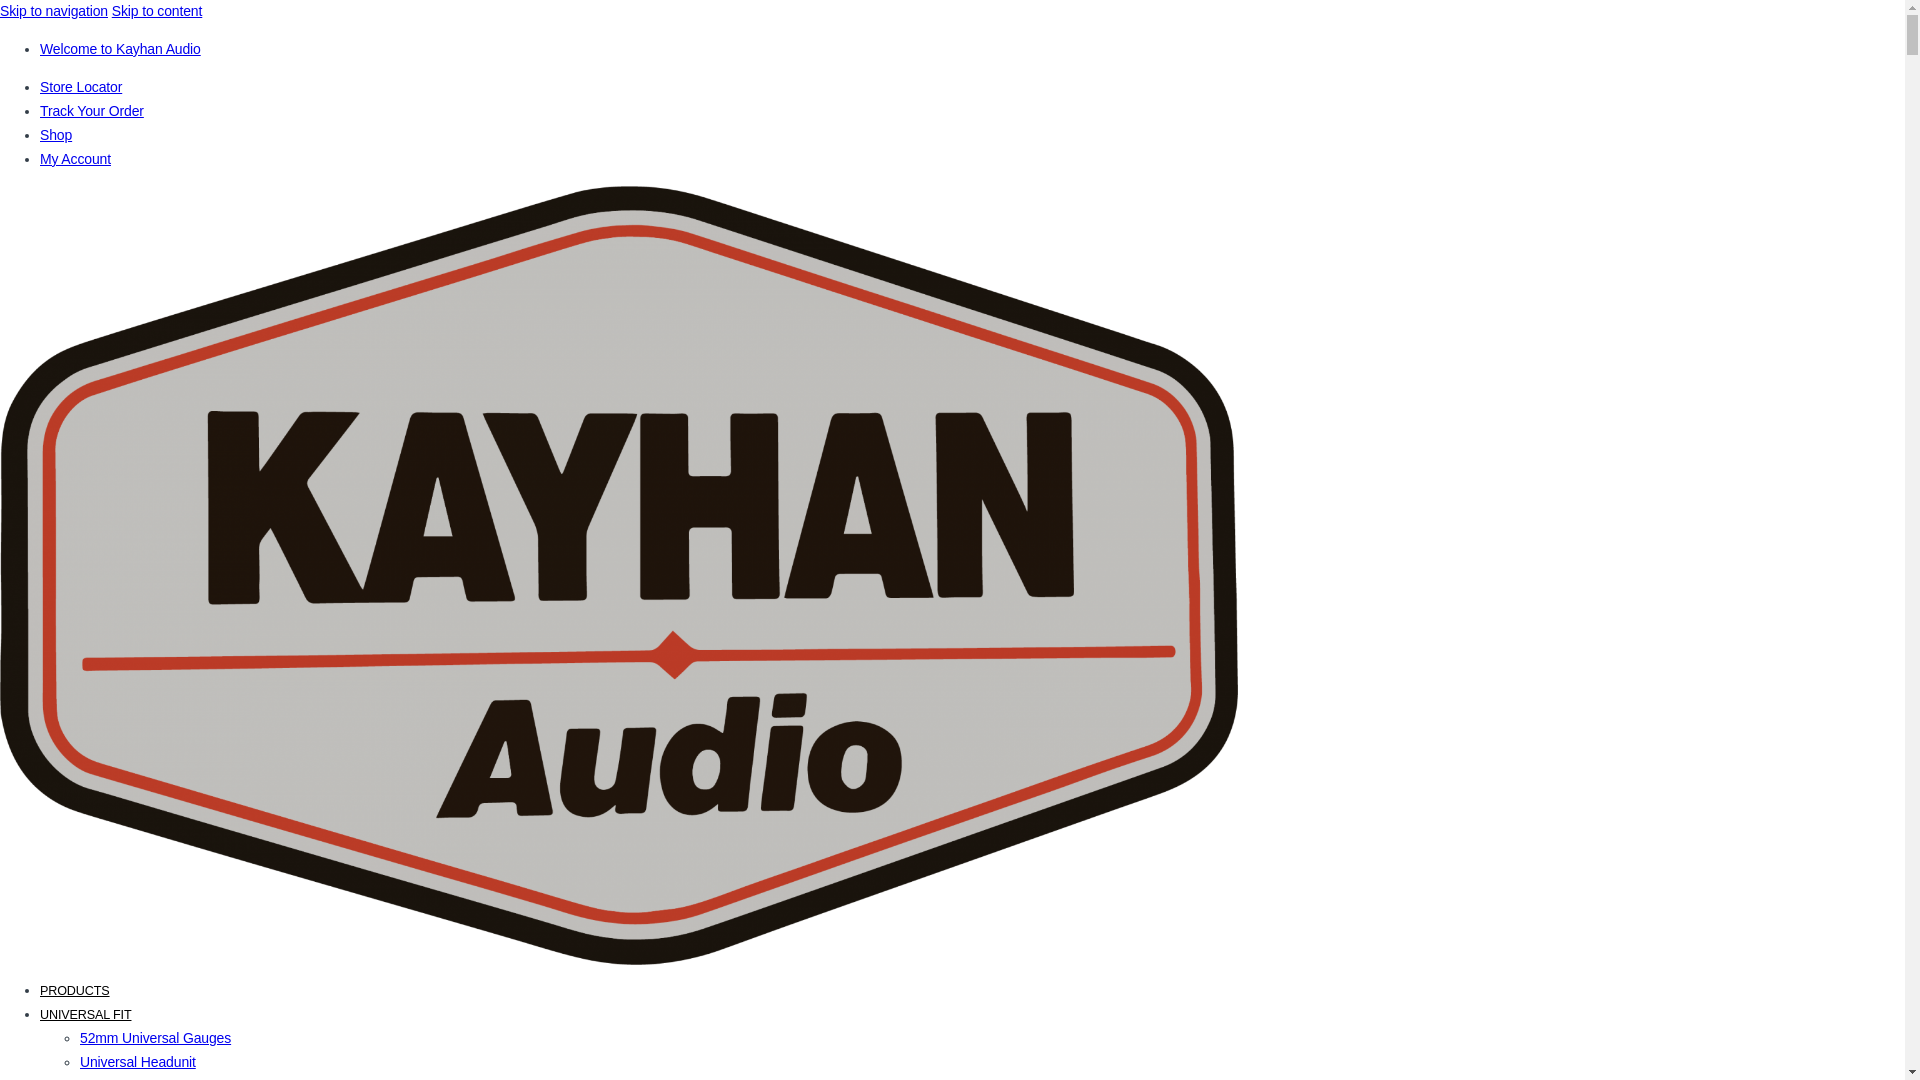 The image size is (1920, 1080). I want to click on 'UNIVERSAL FIT', so click(84, 1014).